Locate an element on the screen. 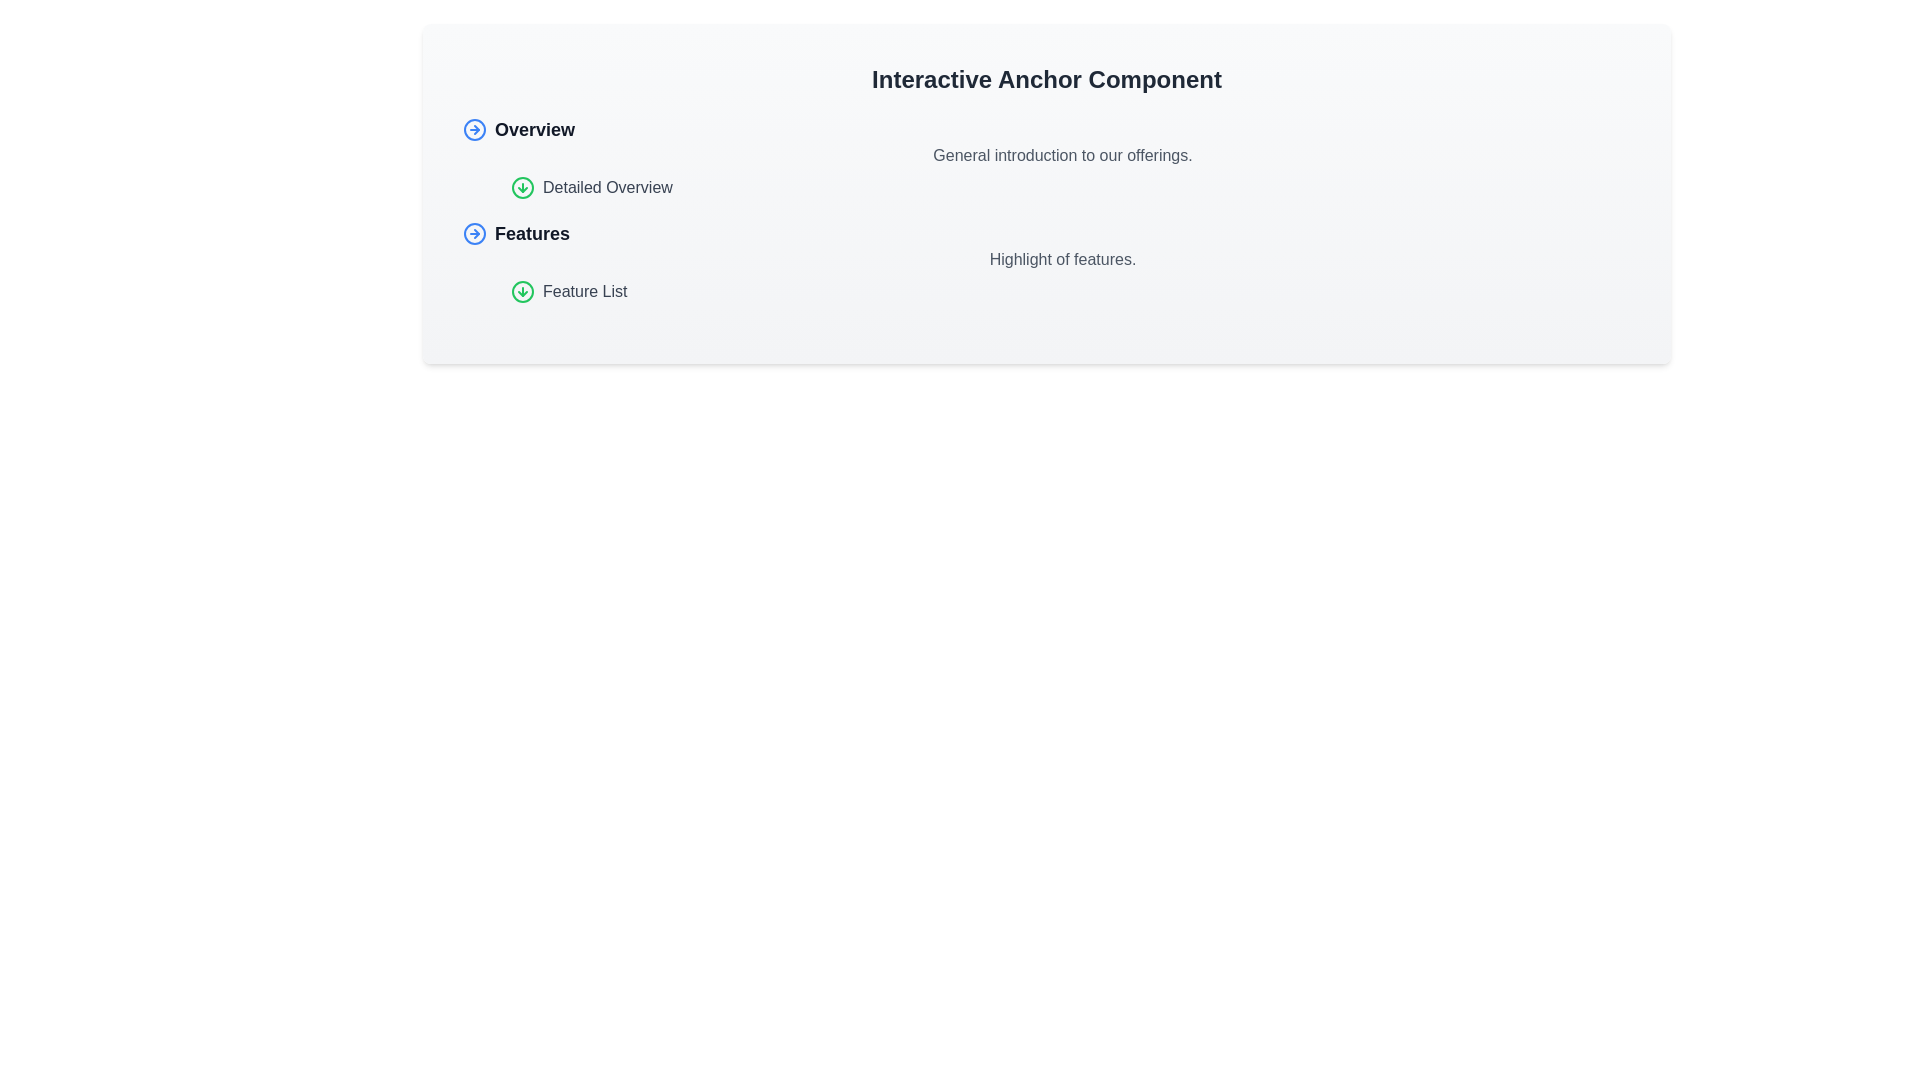 This screenshot has width=1920, height=1080. the 'Overview' text link, which is styled as a header in large bold font and changes color on hover is located at coordinates (535, 130).